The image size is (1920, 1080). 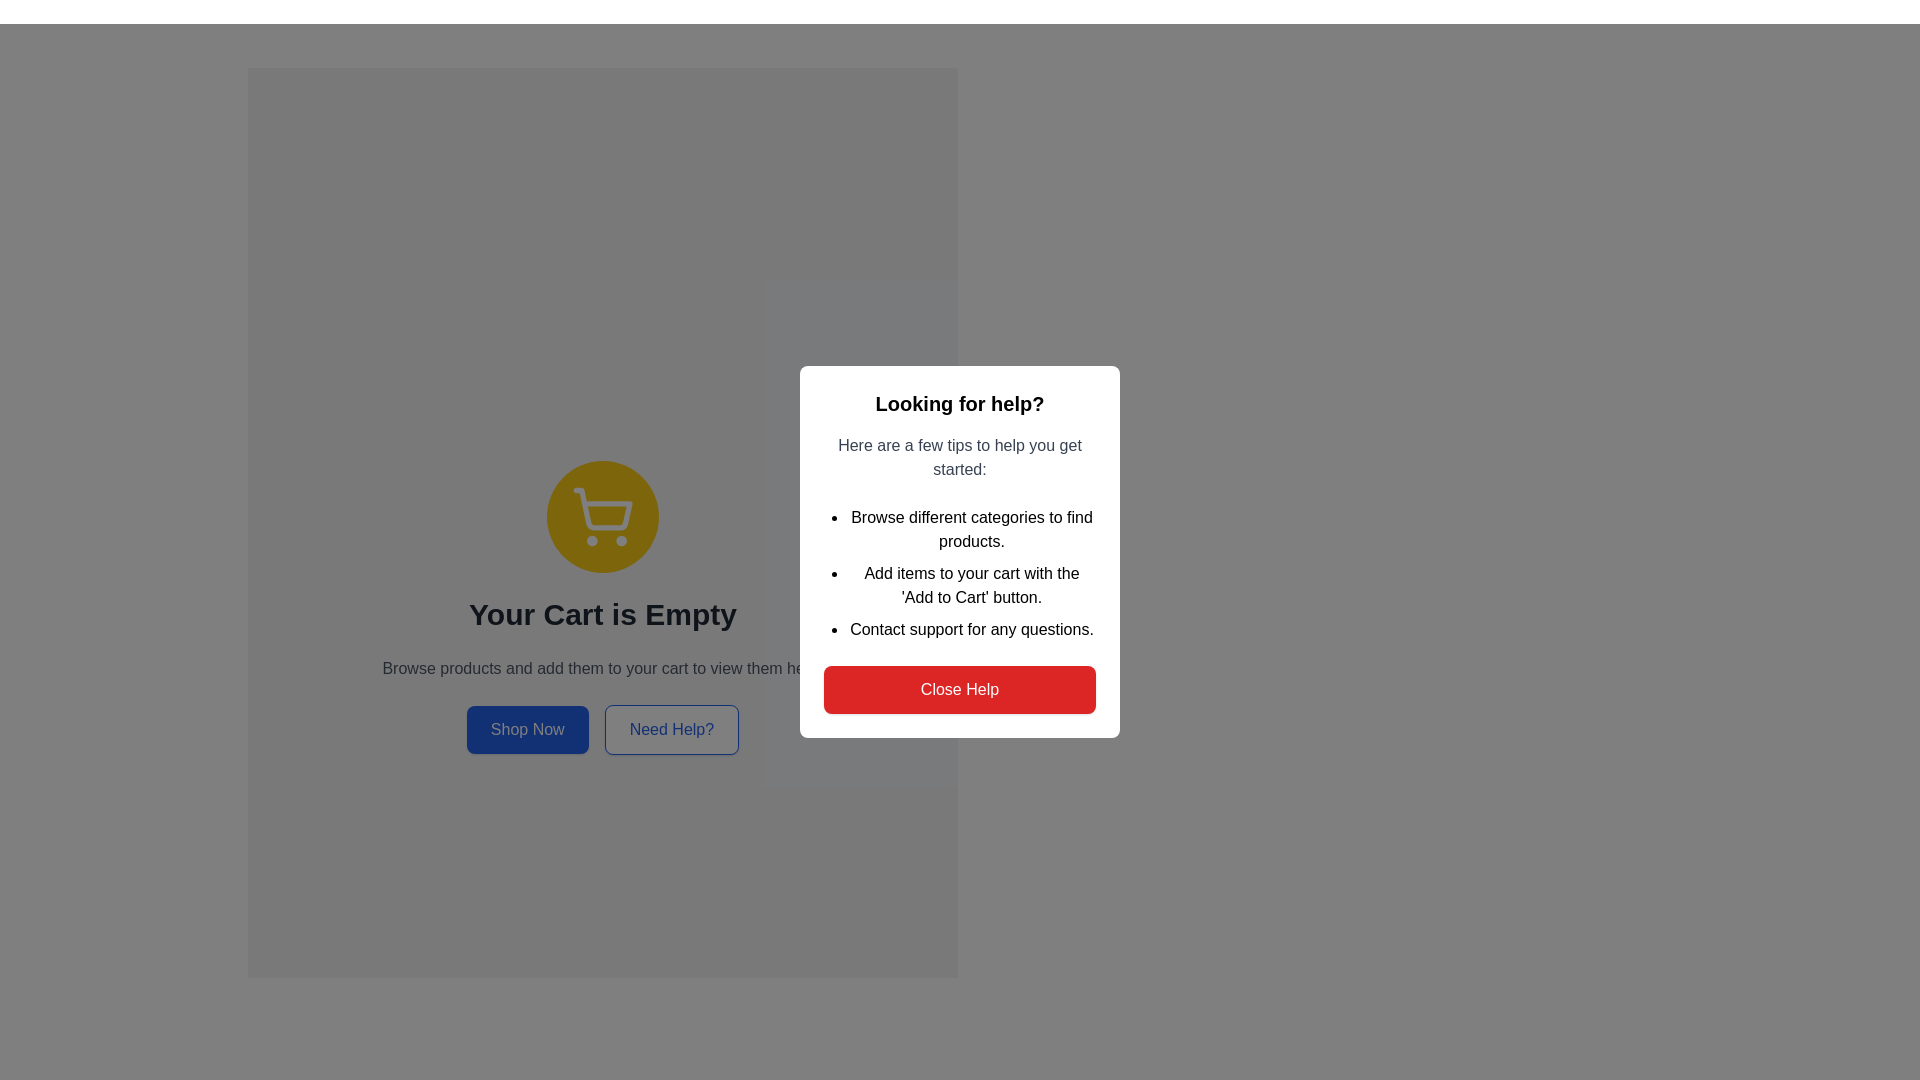 What do you see at coordinates (602, 729) in the screenshot?
I see `the 'Need Help?' button, which is part of a composite element consisting of two buttons positioned below the text 'Browse products and add them to your cart` at bounding box center [602, 729].